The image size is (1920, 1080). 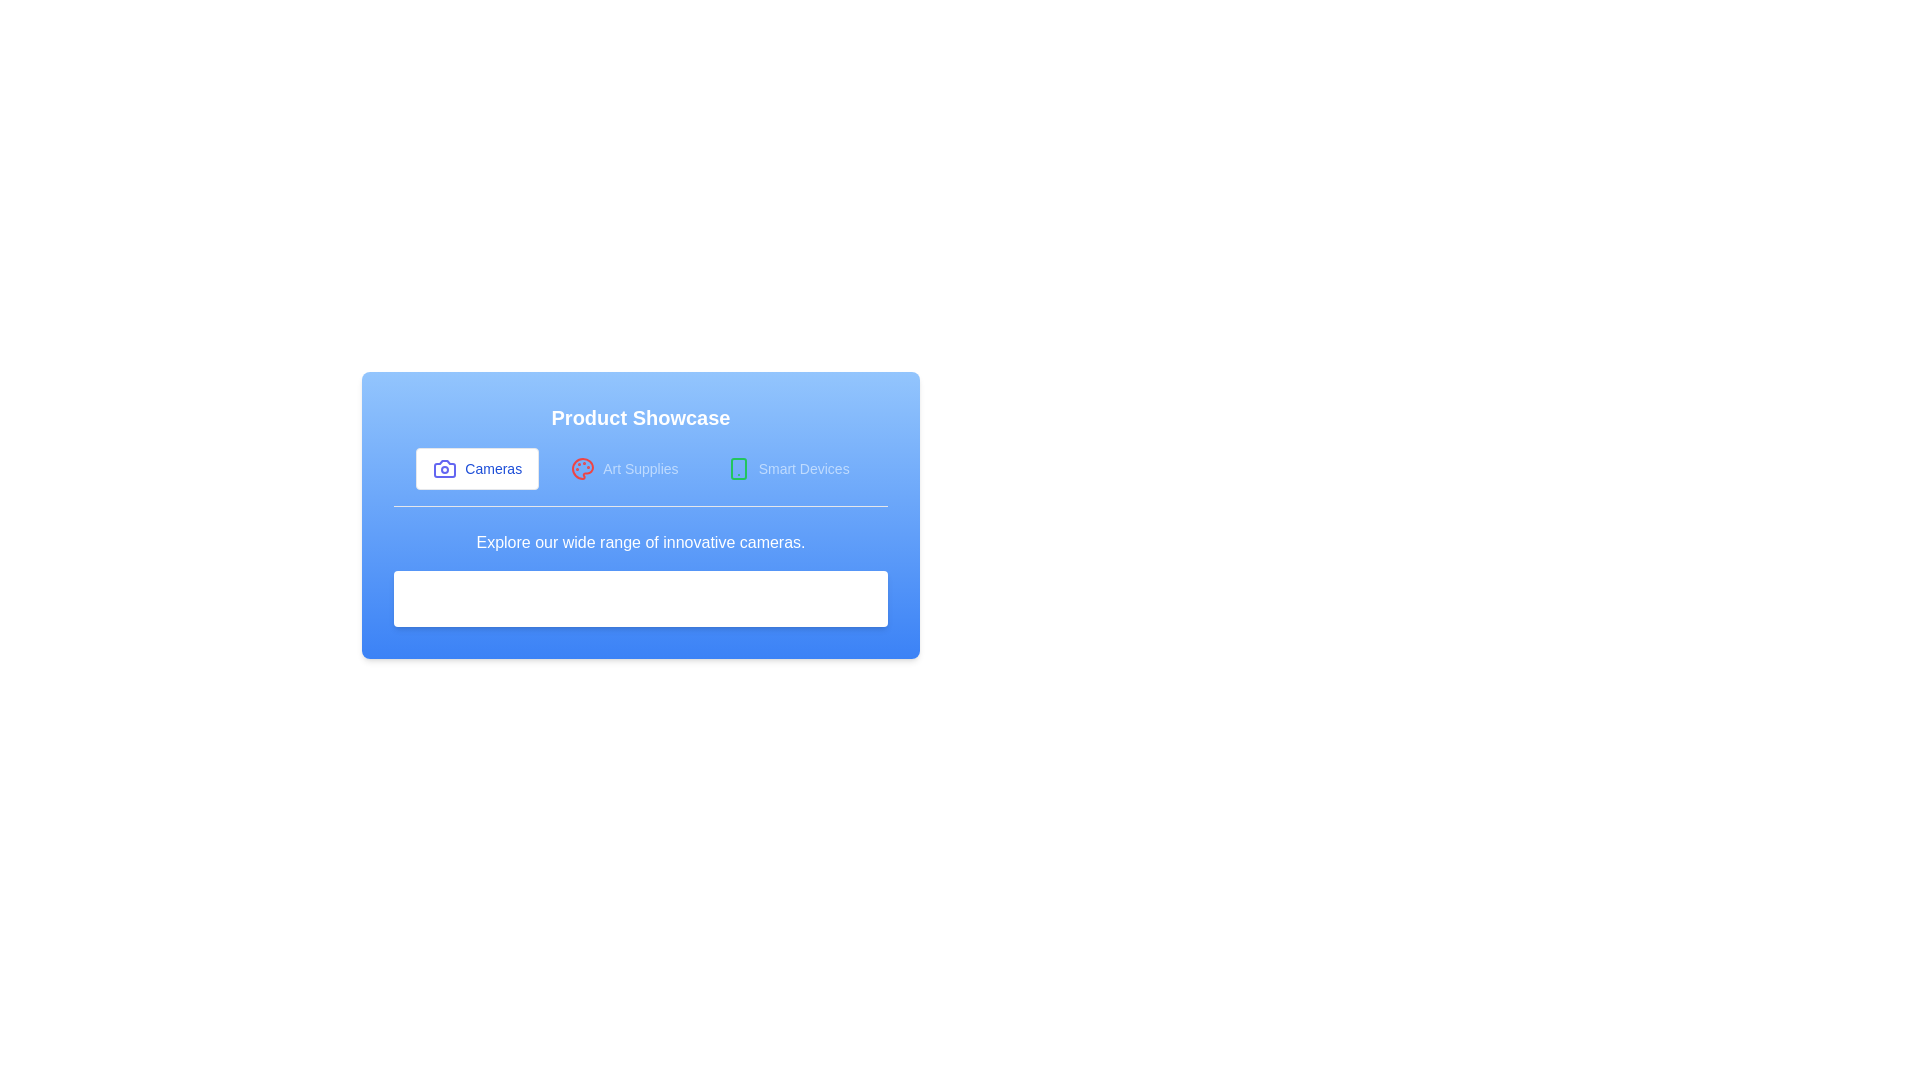 I want to click on the tab labeled Smart Devices, so click(x=787, y=469).